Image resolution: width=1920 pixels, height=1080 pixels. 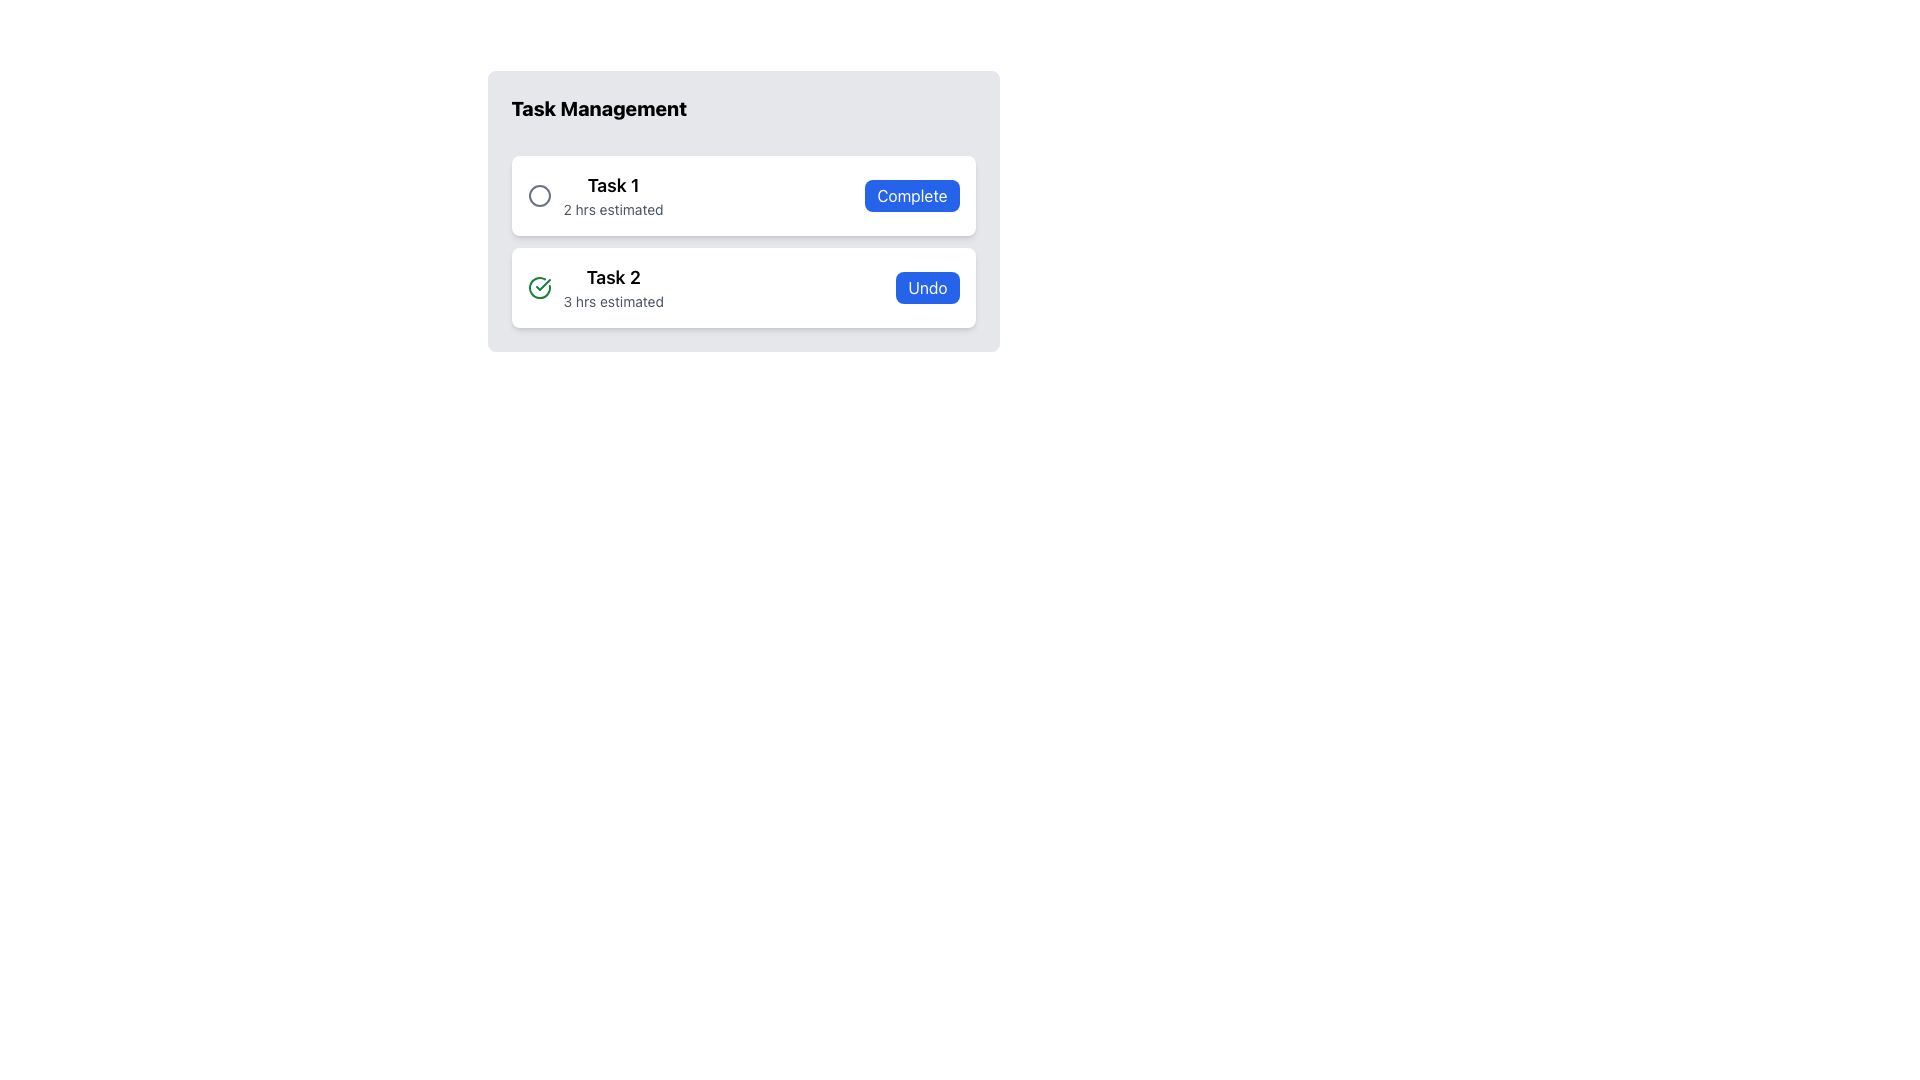 What do you see at coordinates (594, 288) in the screenshot?
I see `the List Item with an Icon and Text indicating the task titled 'Task 1', which is located in the second row of the task list area, to the left of the 'Undo' button` at bounding box center [594, 288].